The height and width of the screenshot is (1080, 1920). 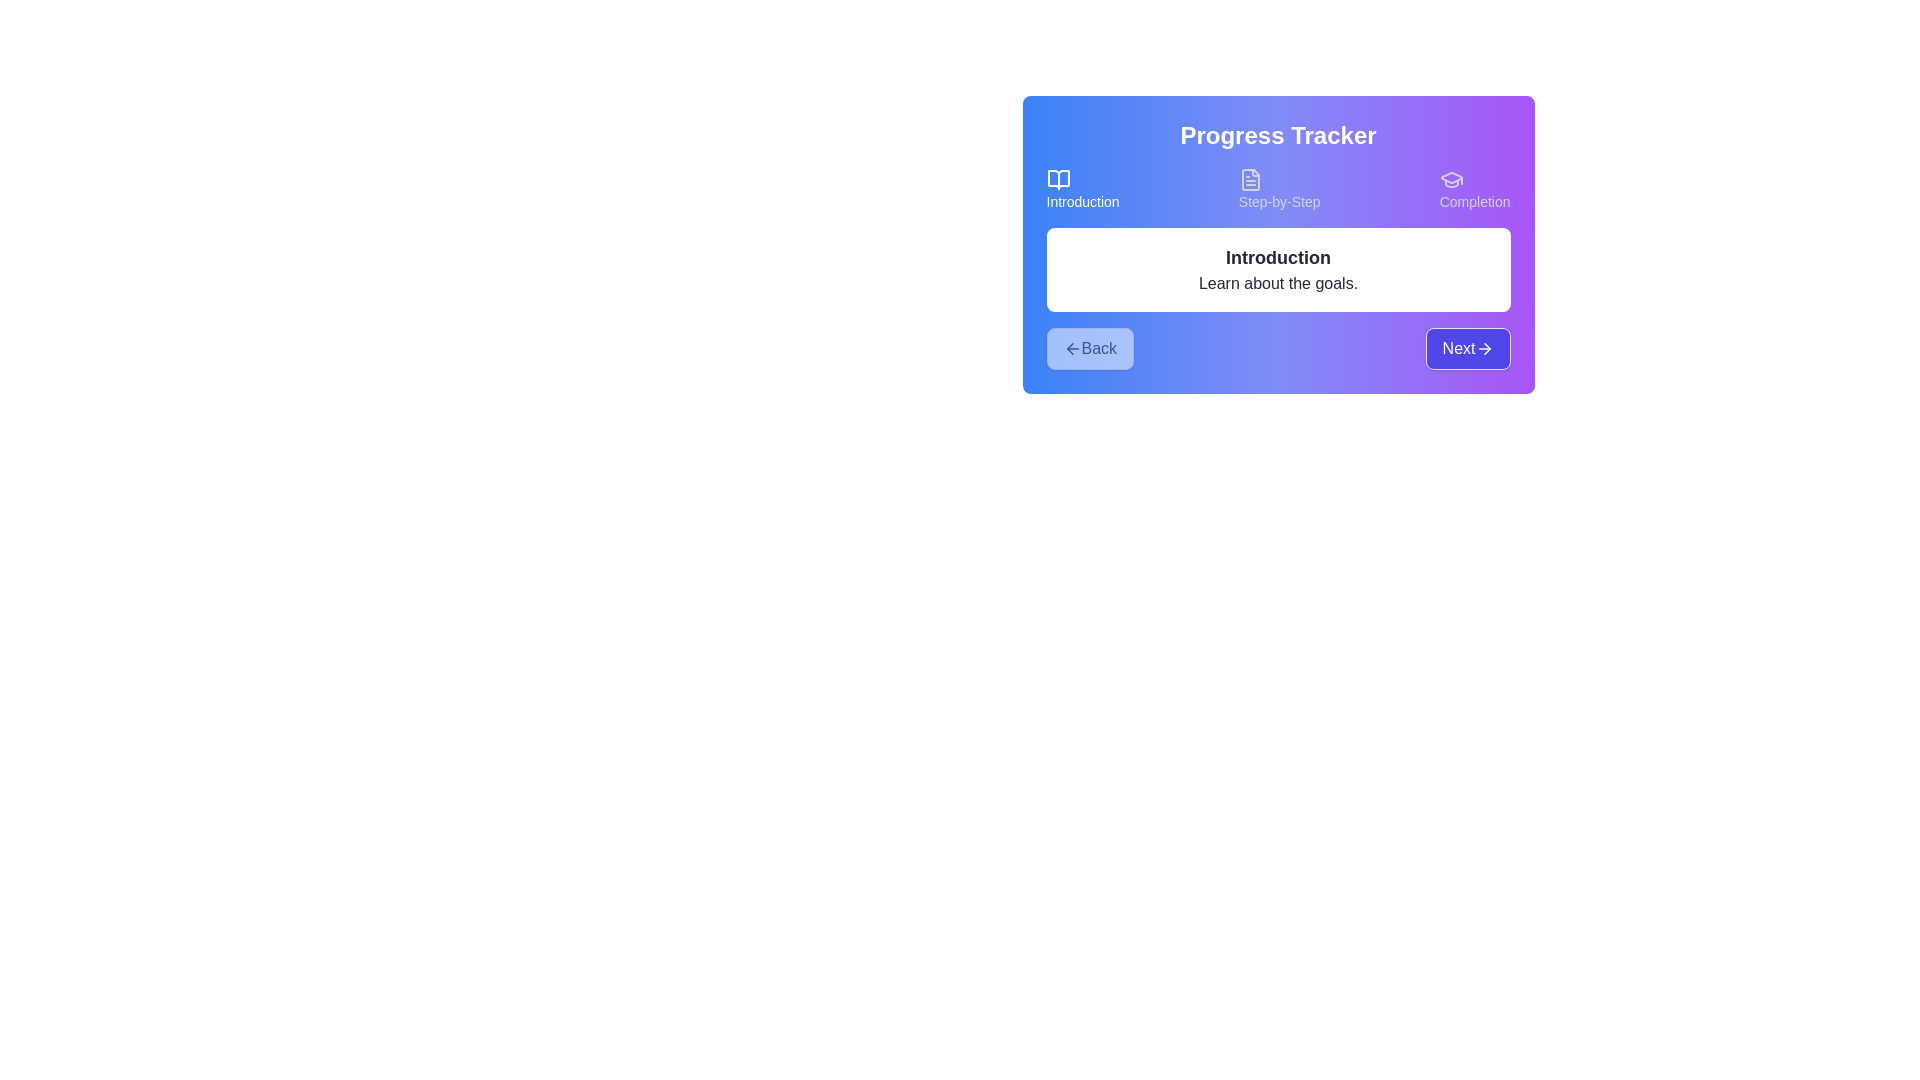 I want to click on Back button to navigate through the steps, so click(x=1088, y=347).